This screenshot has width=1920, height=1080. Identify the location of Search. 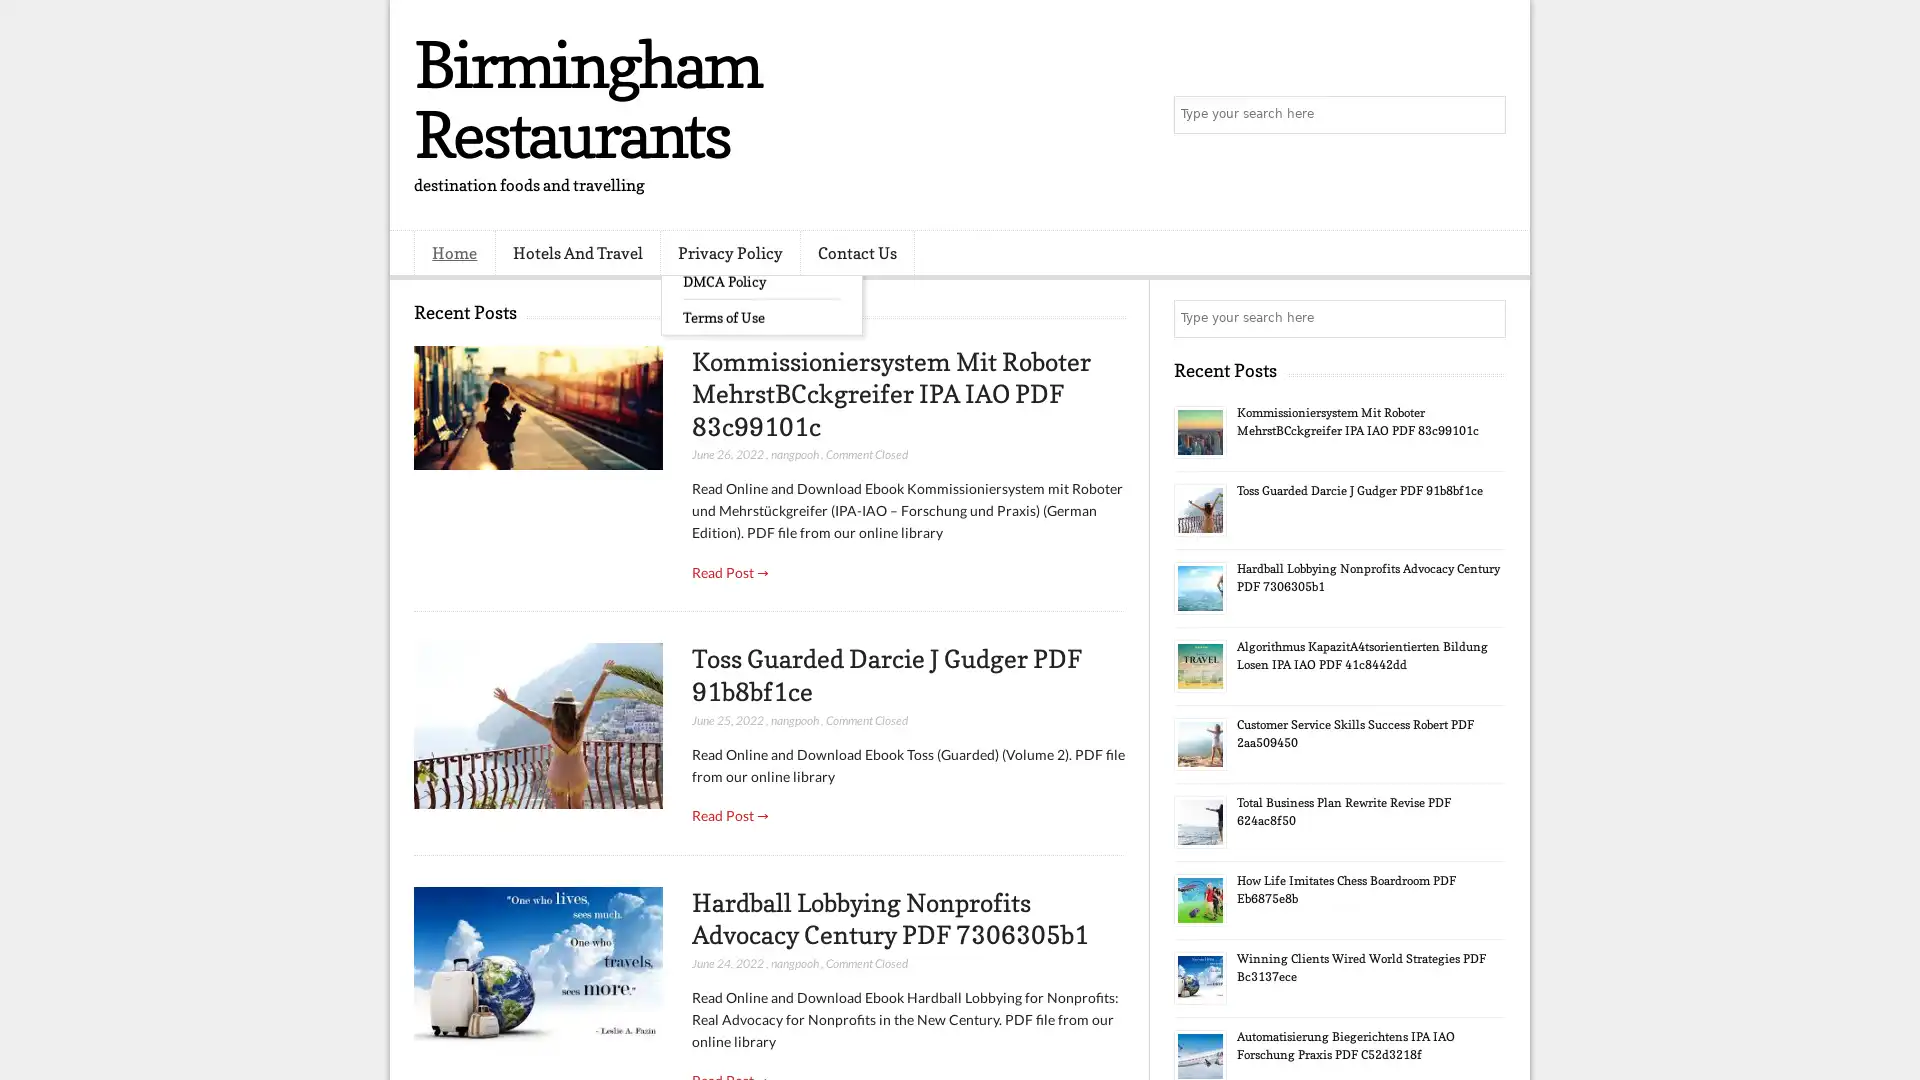
(1485, 115).